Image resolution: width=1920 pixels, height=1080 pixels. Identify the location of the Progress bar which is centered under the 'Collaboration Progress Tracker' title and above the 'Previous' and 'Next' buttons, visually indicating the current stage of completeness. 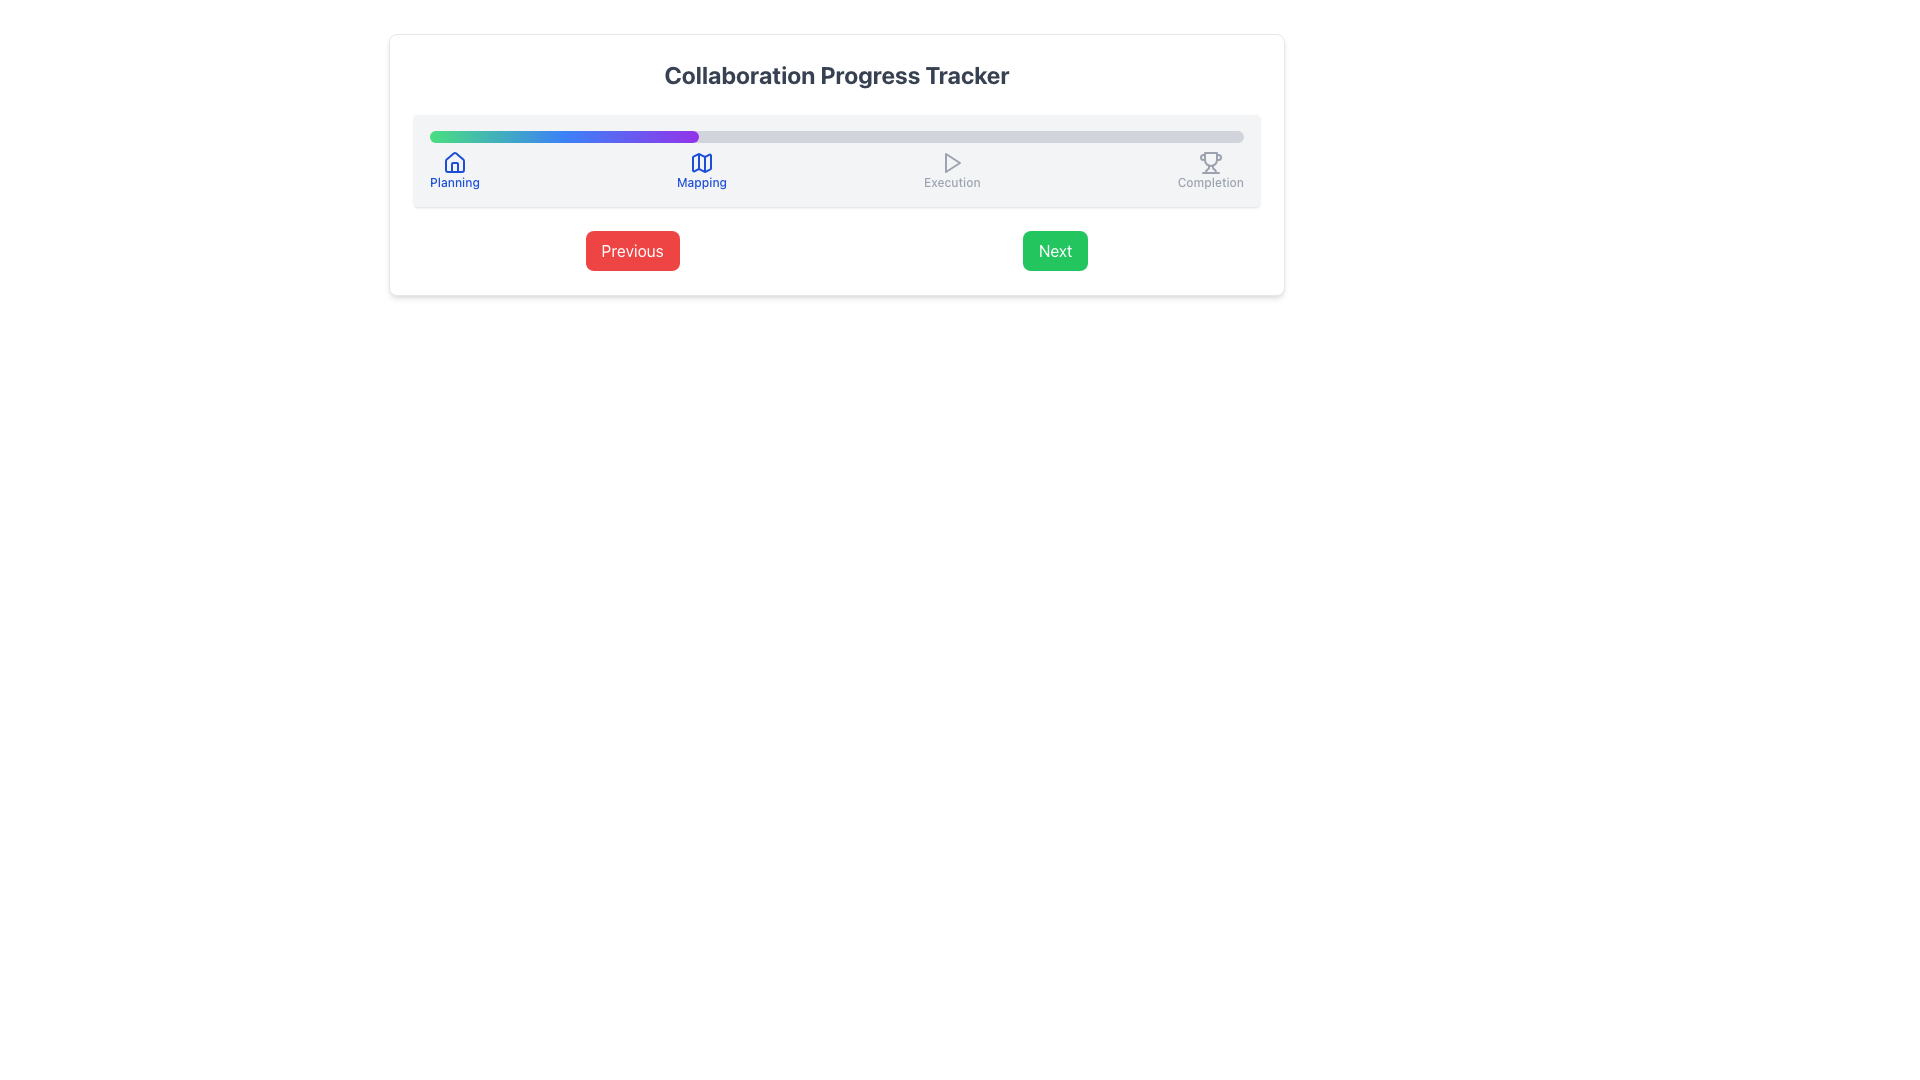
(836, 136).